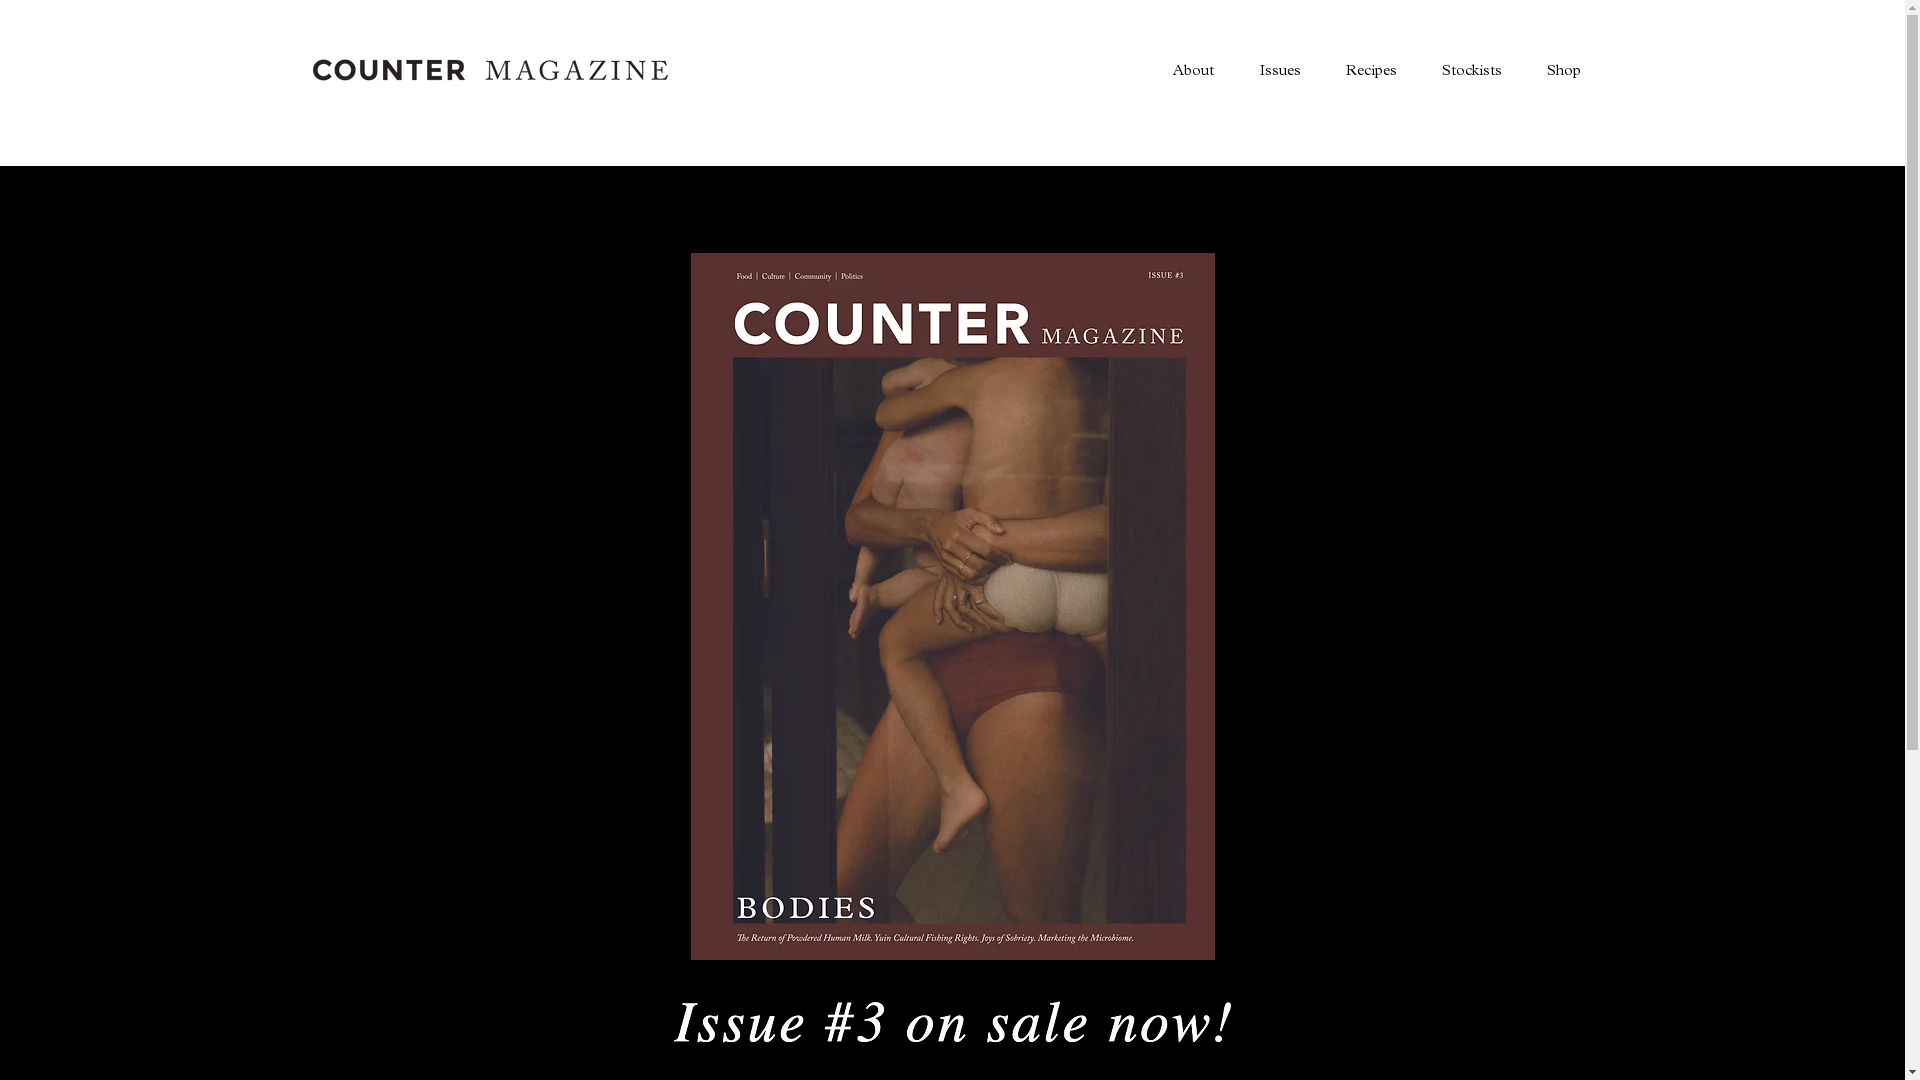 This screenshot has height=1080, width=1920. I want to click on 'Issues', so click(1277, 68).